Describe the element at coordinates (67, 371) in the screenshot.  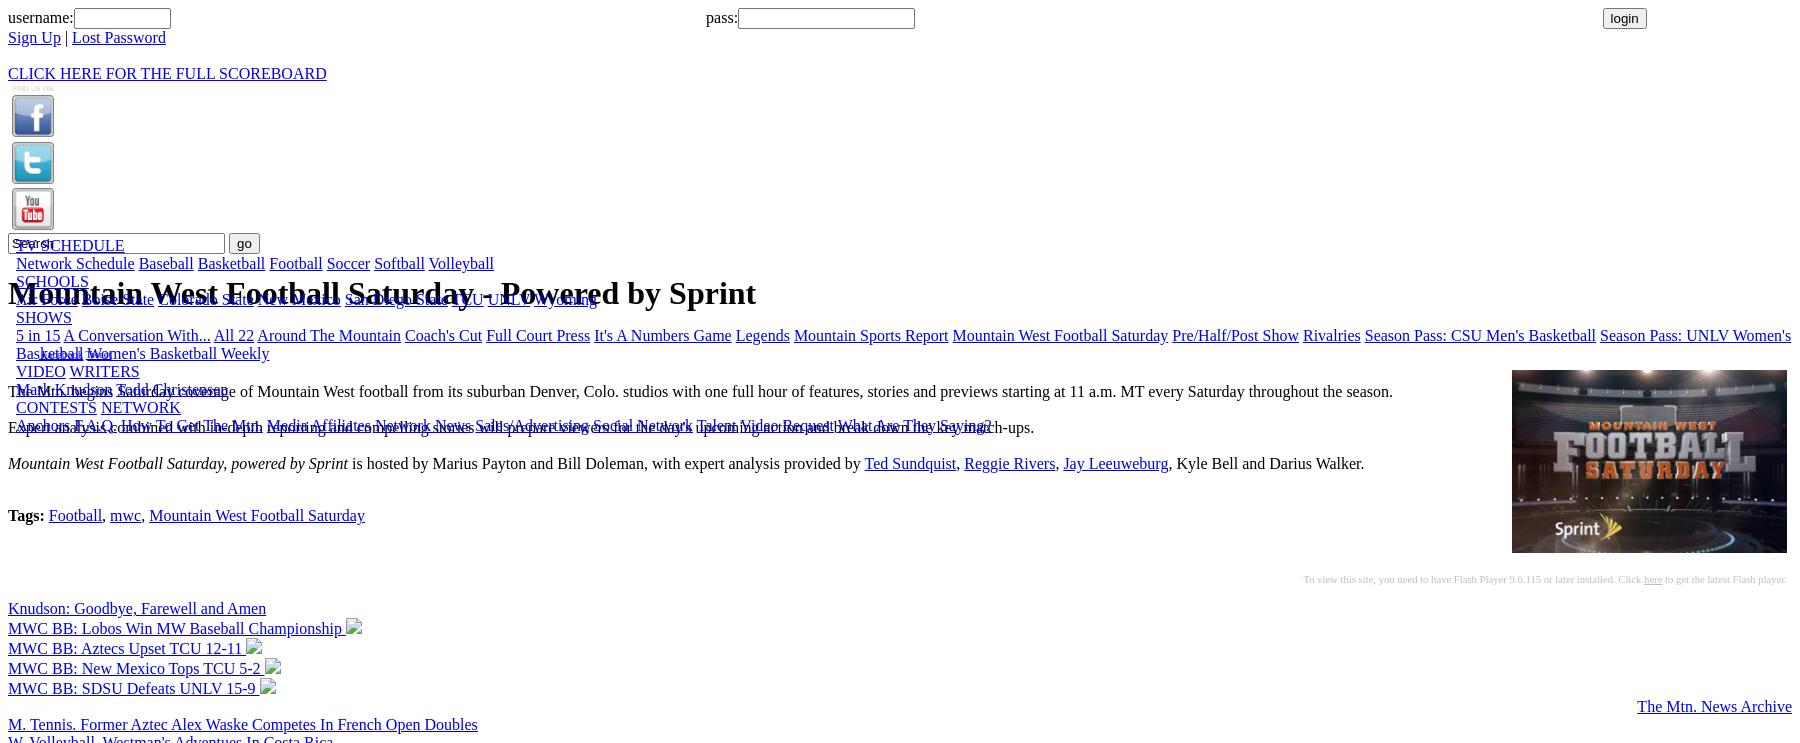
I see `'WRITERS'` at that location.